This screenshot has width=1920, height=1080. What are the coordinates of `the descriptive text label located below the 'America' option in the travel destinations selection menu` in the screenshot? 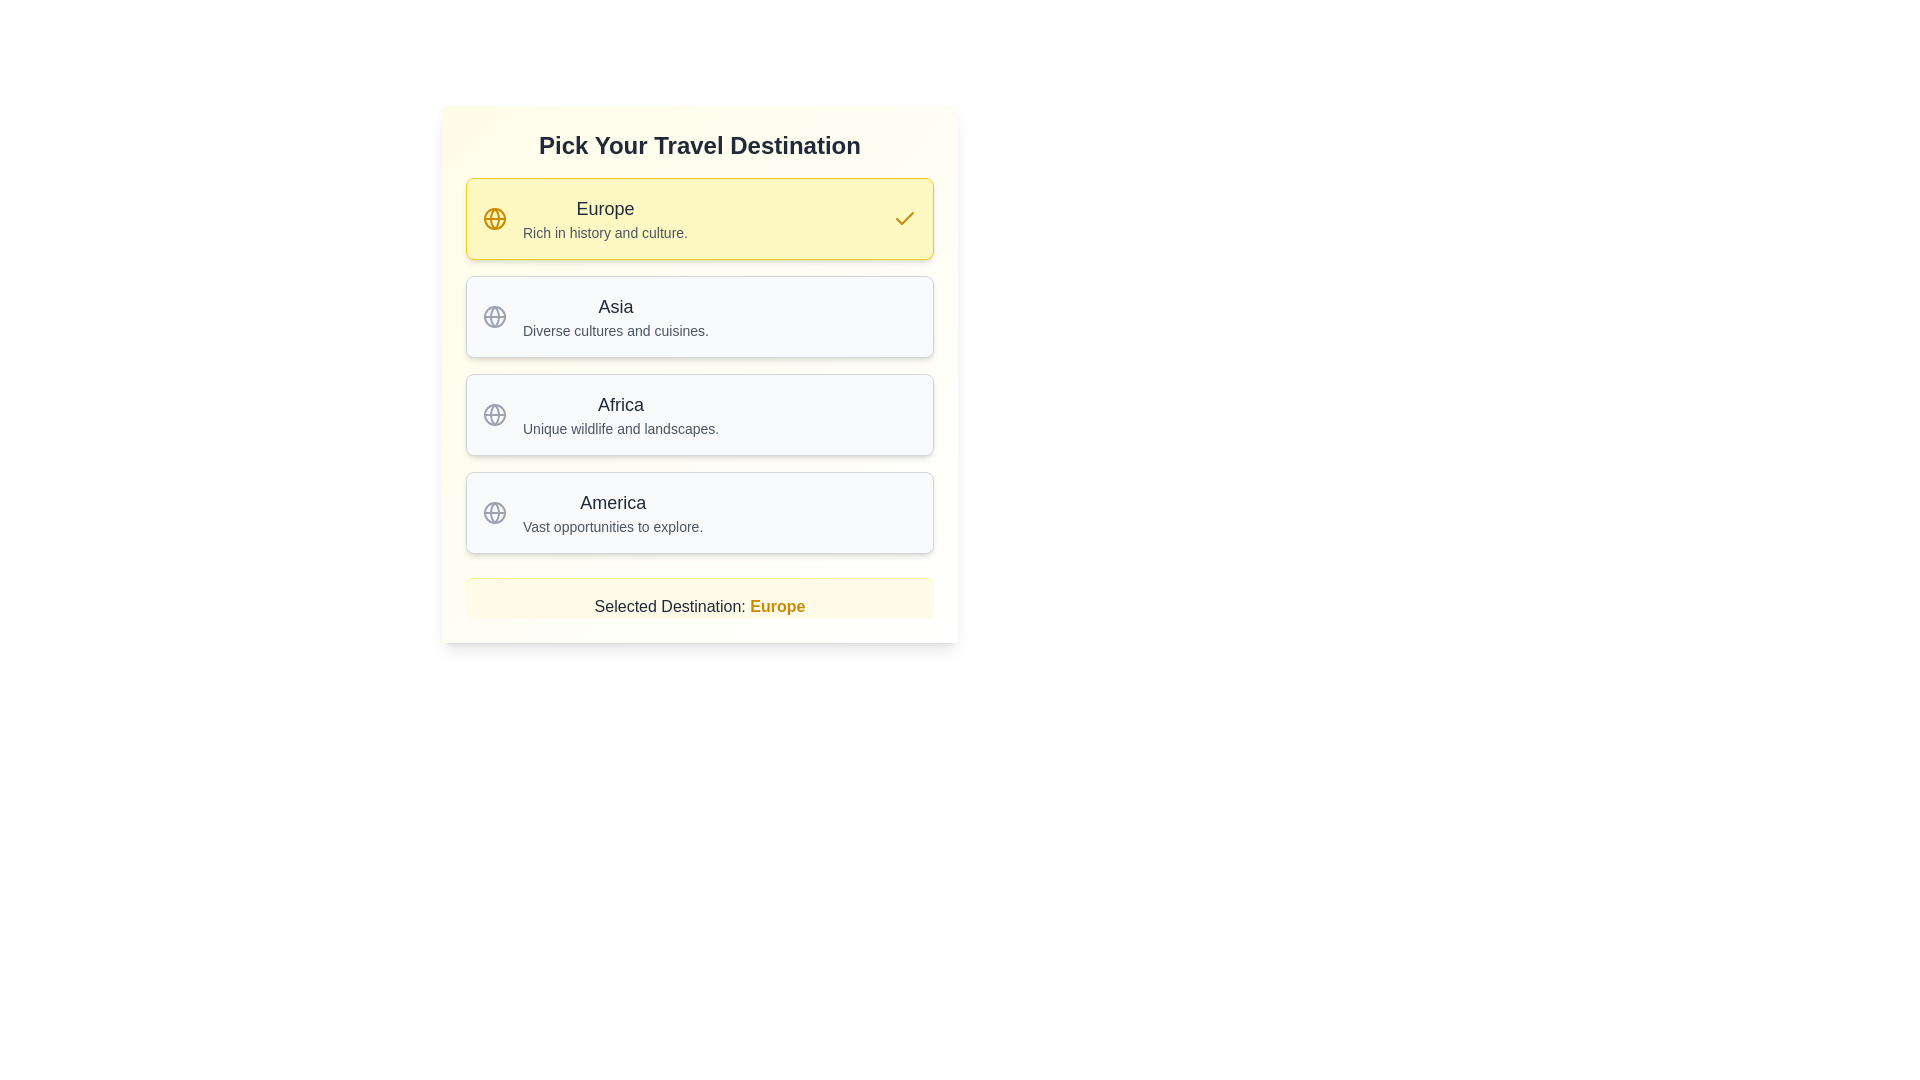 It's located at (612, 526).